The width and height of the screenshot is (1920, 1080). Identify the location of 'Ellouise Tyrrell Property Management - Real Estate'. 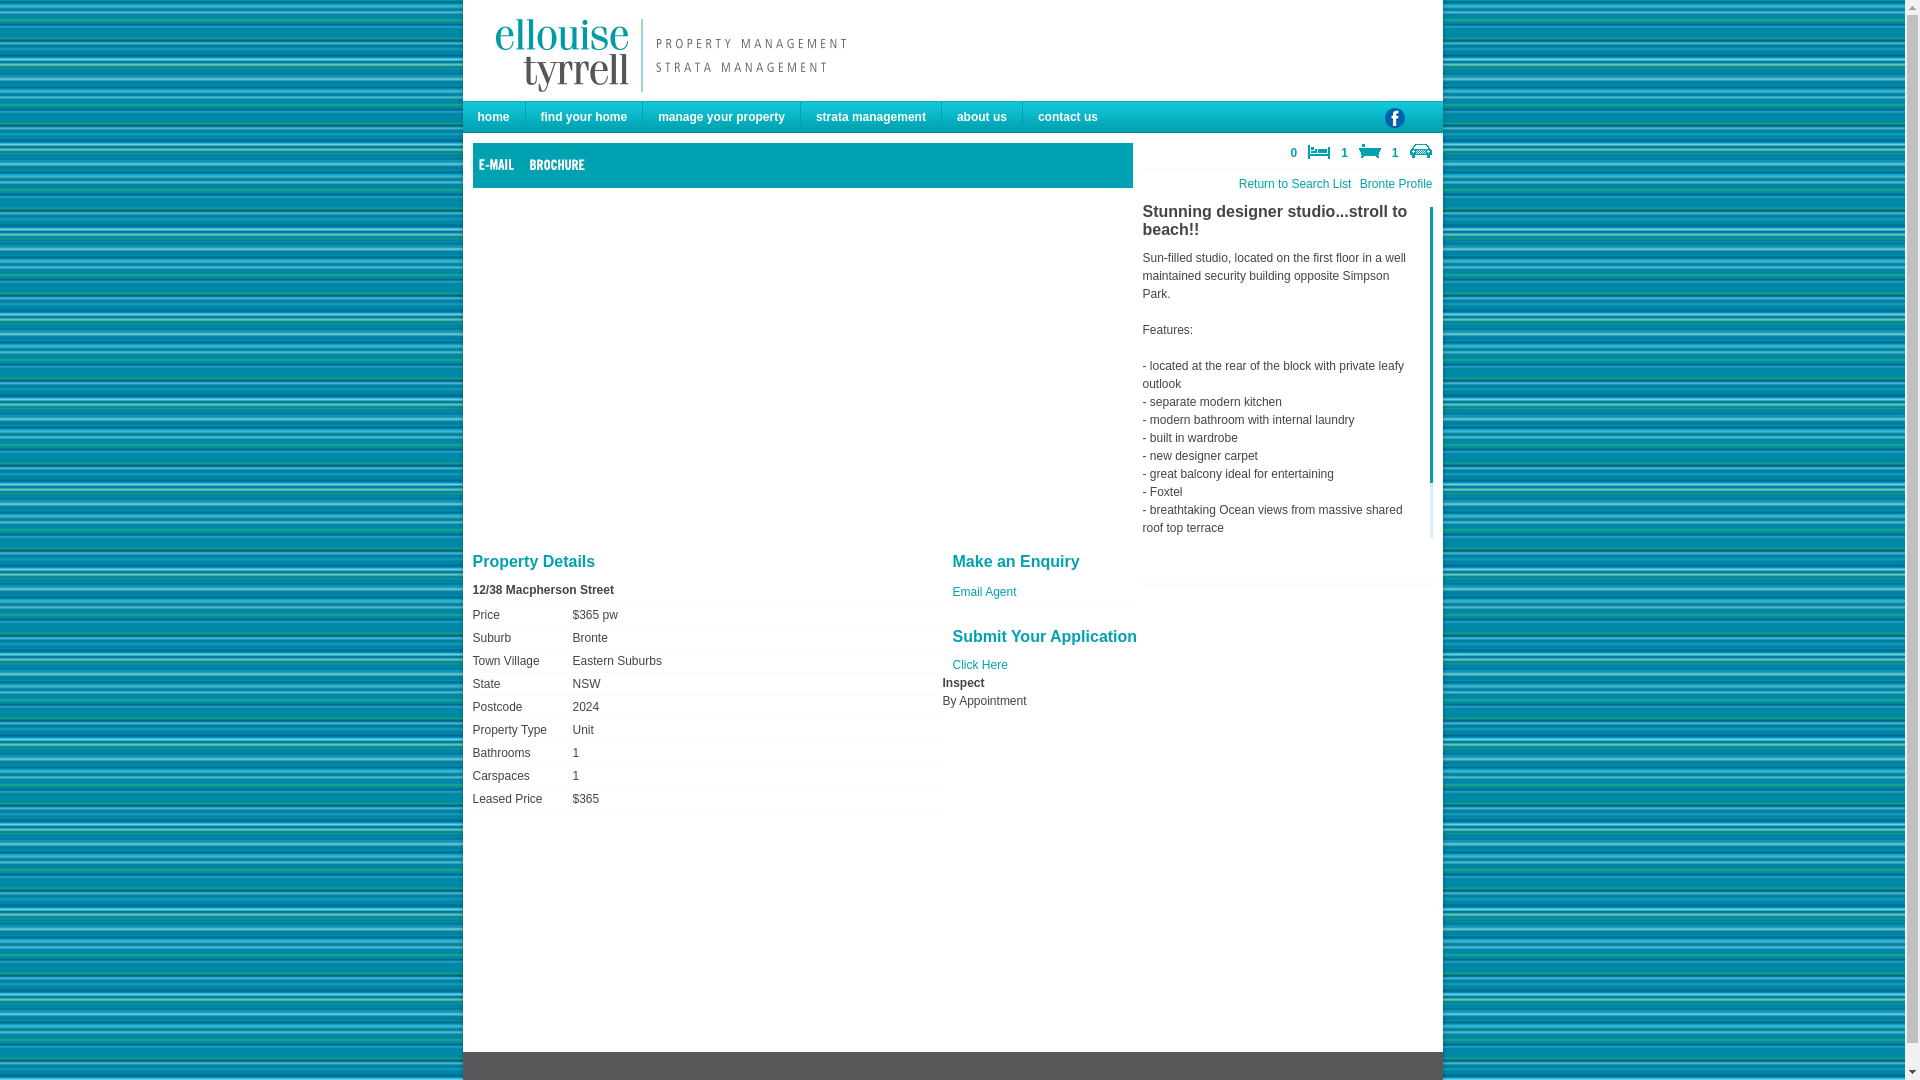
(665, 53).